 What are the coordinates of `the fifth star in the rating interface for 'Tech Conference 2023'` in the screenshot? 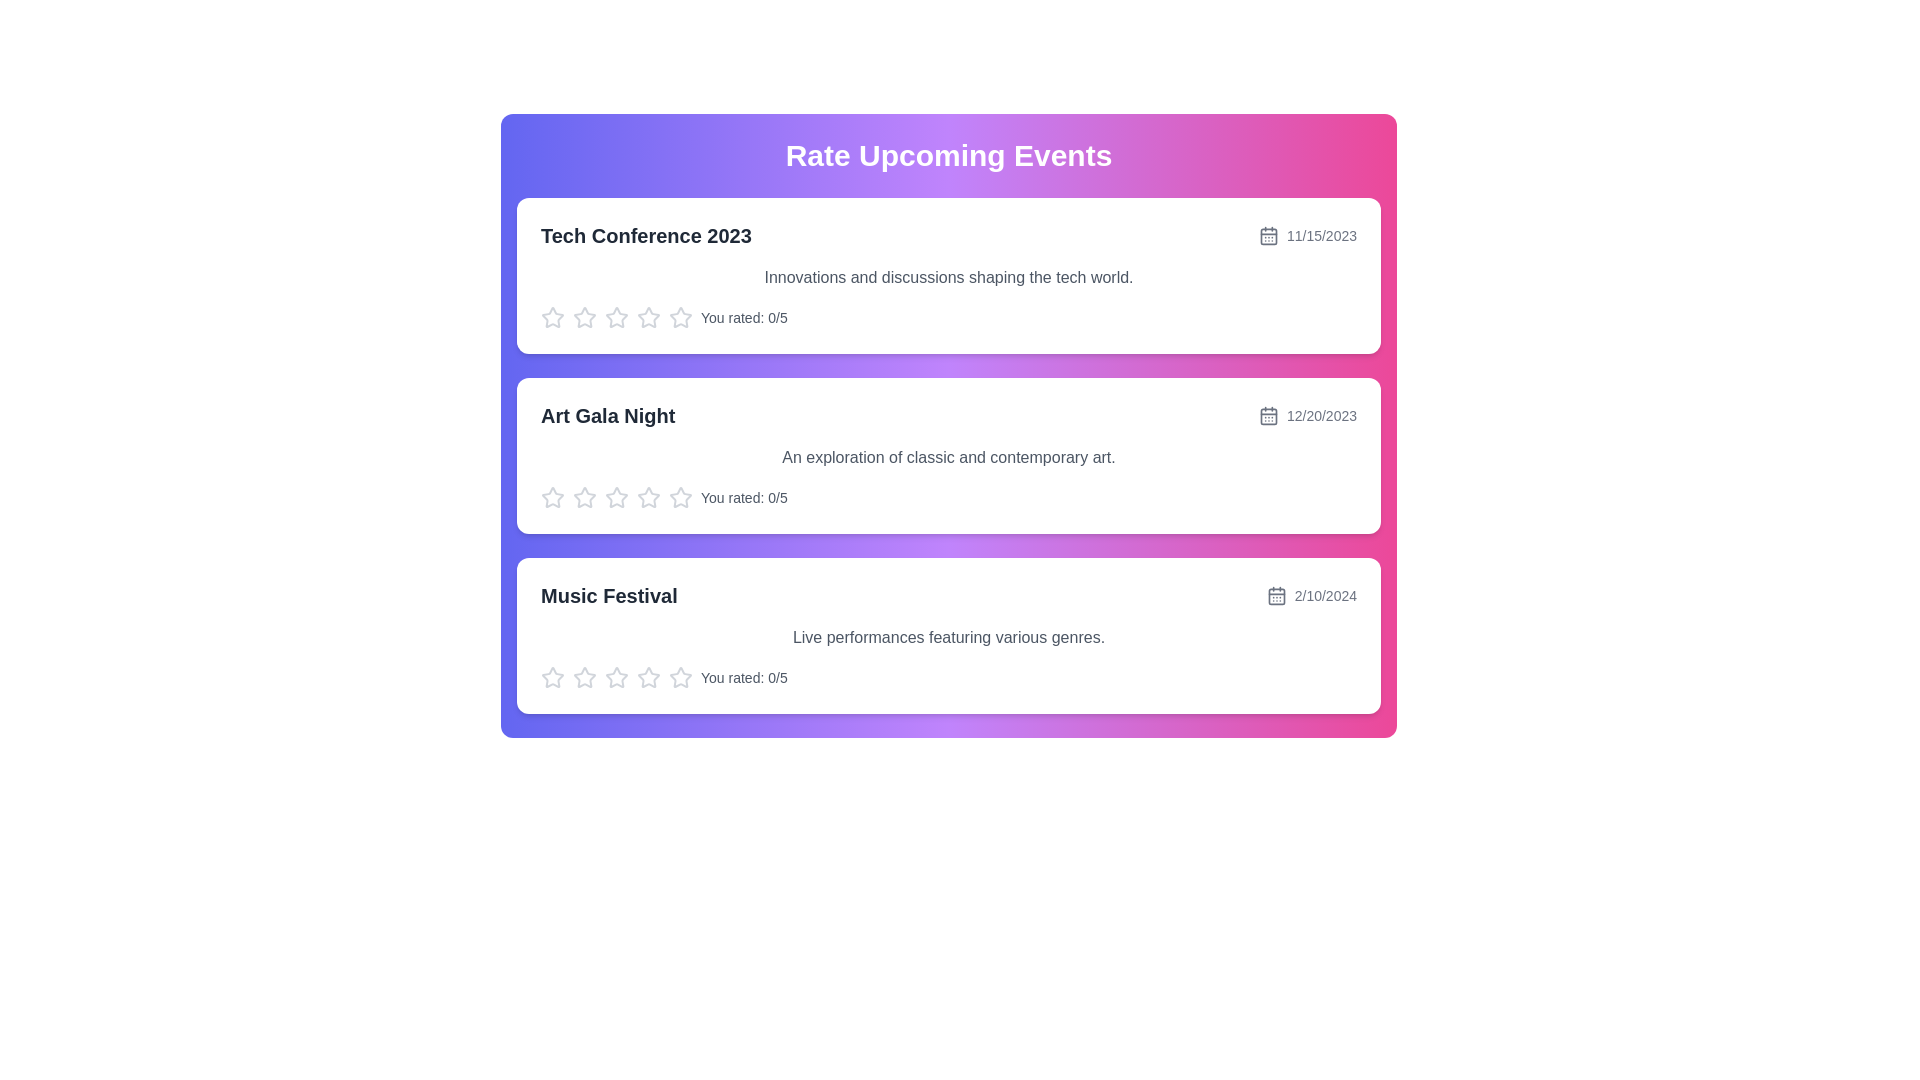 It's located at (648, 316).